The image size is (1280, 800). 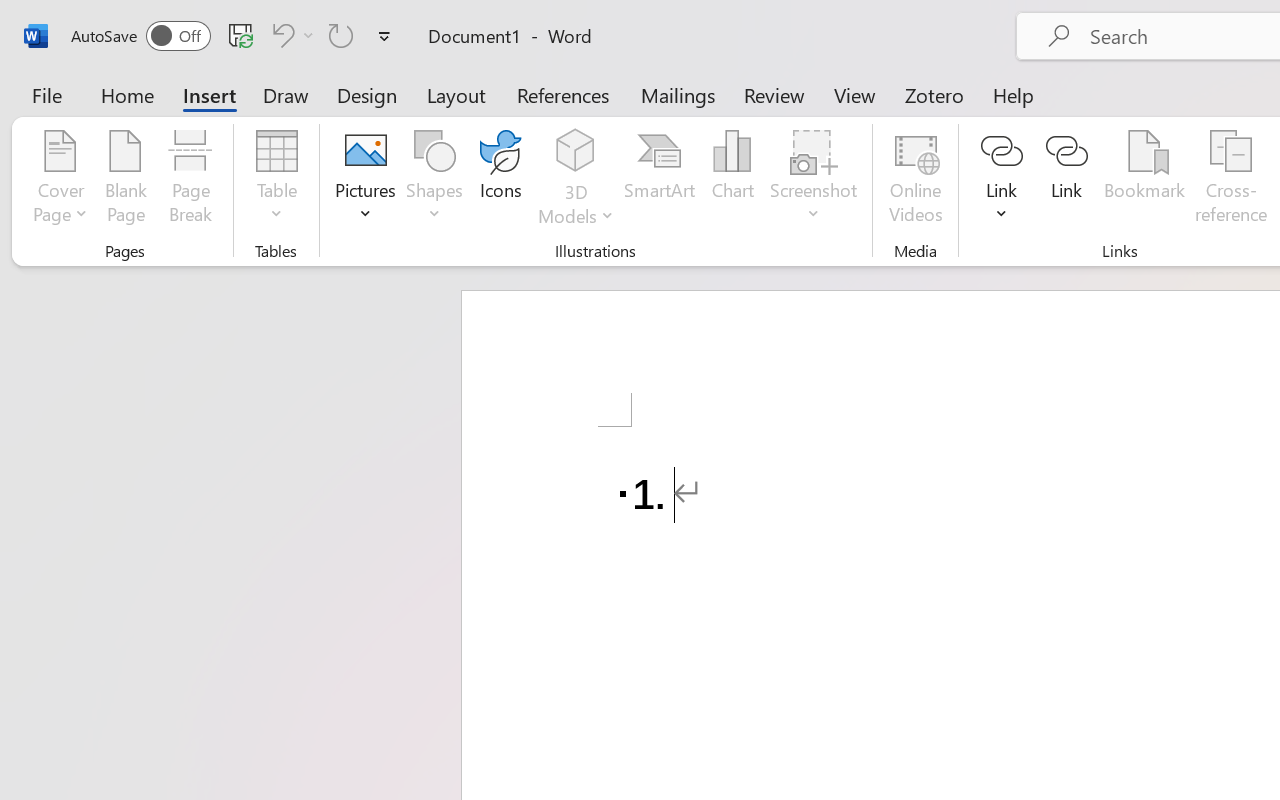 What do you see at coordinates (289, 34) in the screenshot?
I see `'Undo Number Default'` at bounding box center [289, 34].